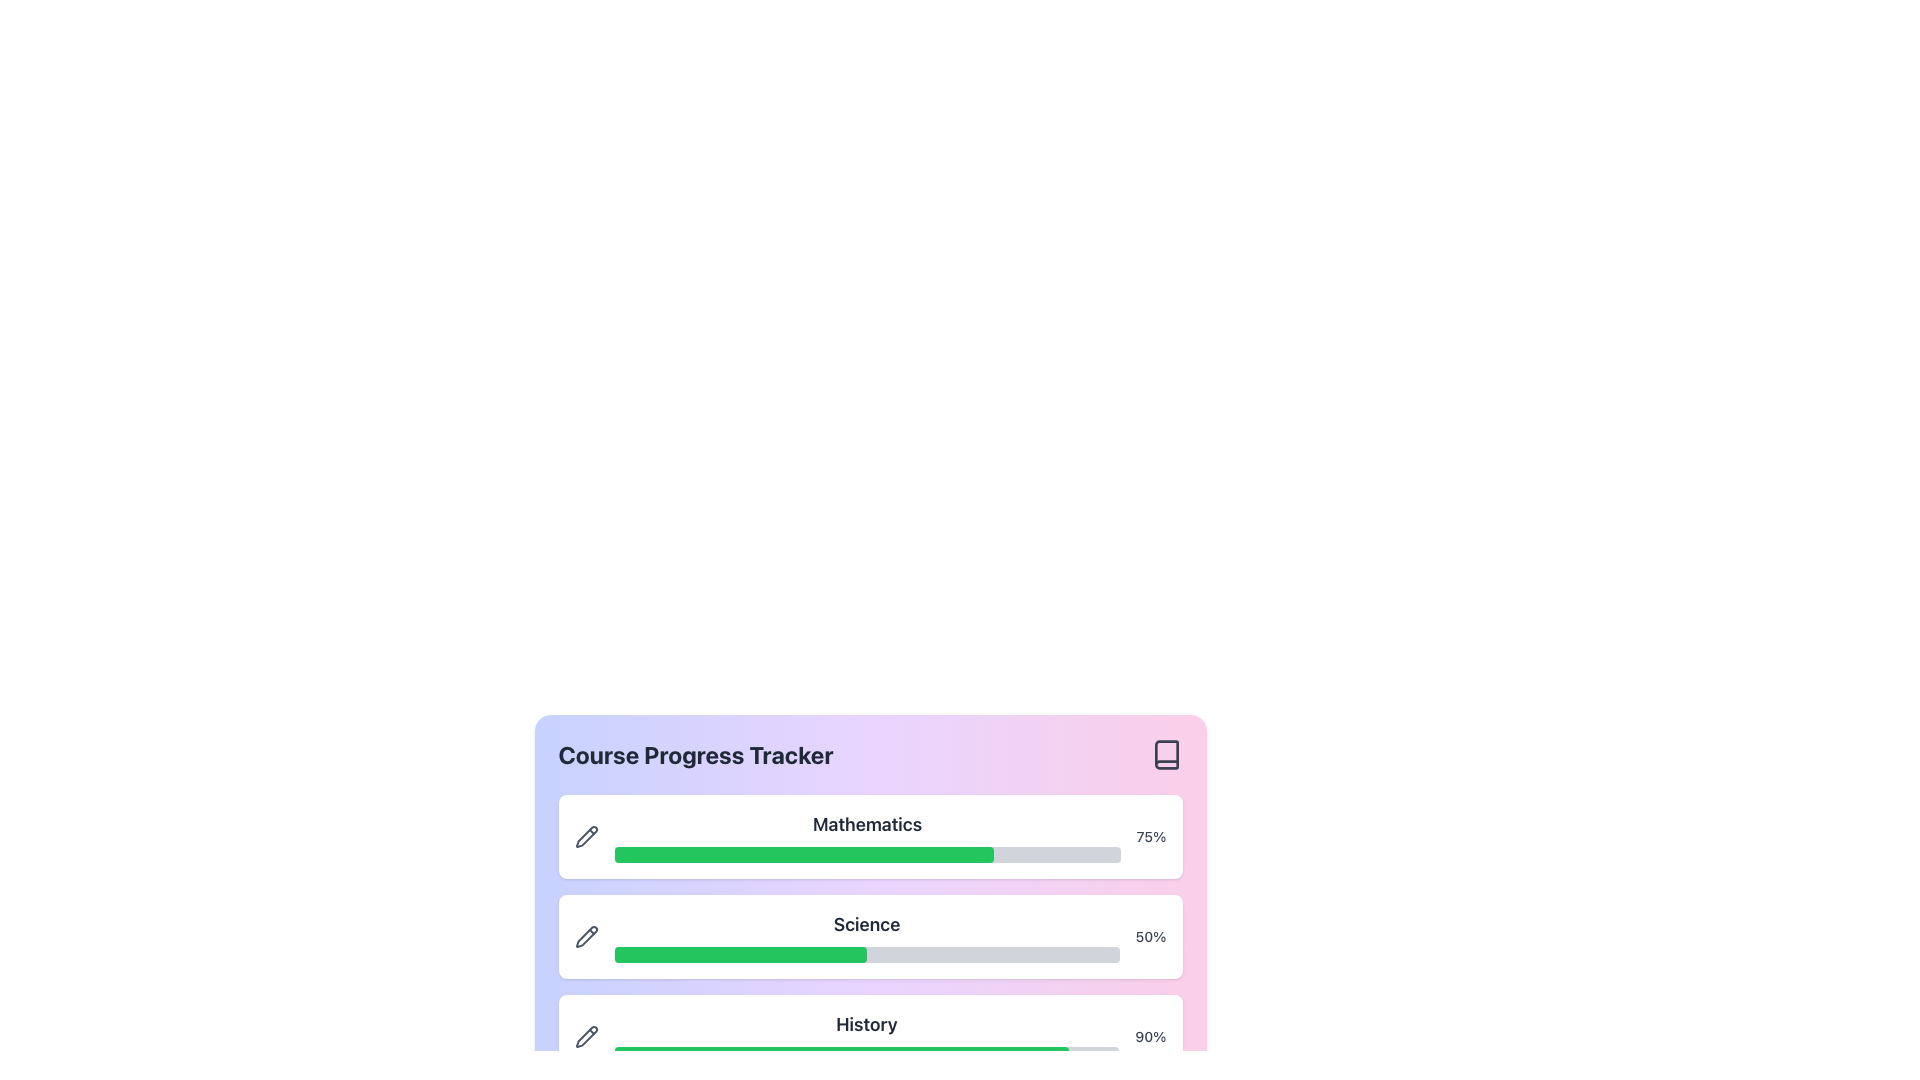  What do you see at coordinates (1166, 755) in the screenshot?
I see `the icon in the top-right corner of the 'Course Progress Tracker' module` at bounding box center [1166, 755].